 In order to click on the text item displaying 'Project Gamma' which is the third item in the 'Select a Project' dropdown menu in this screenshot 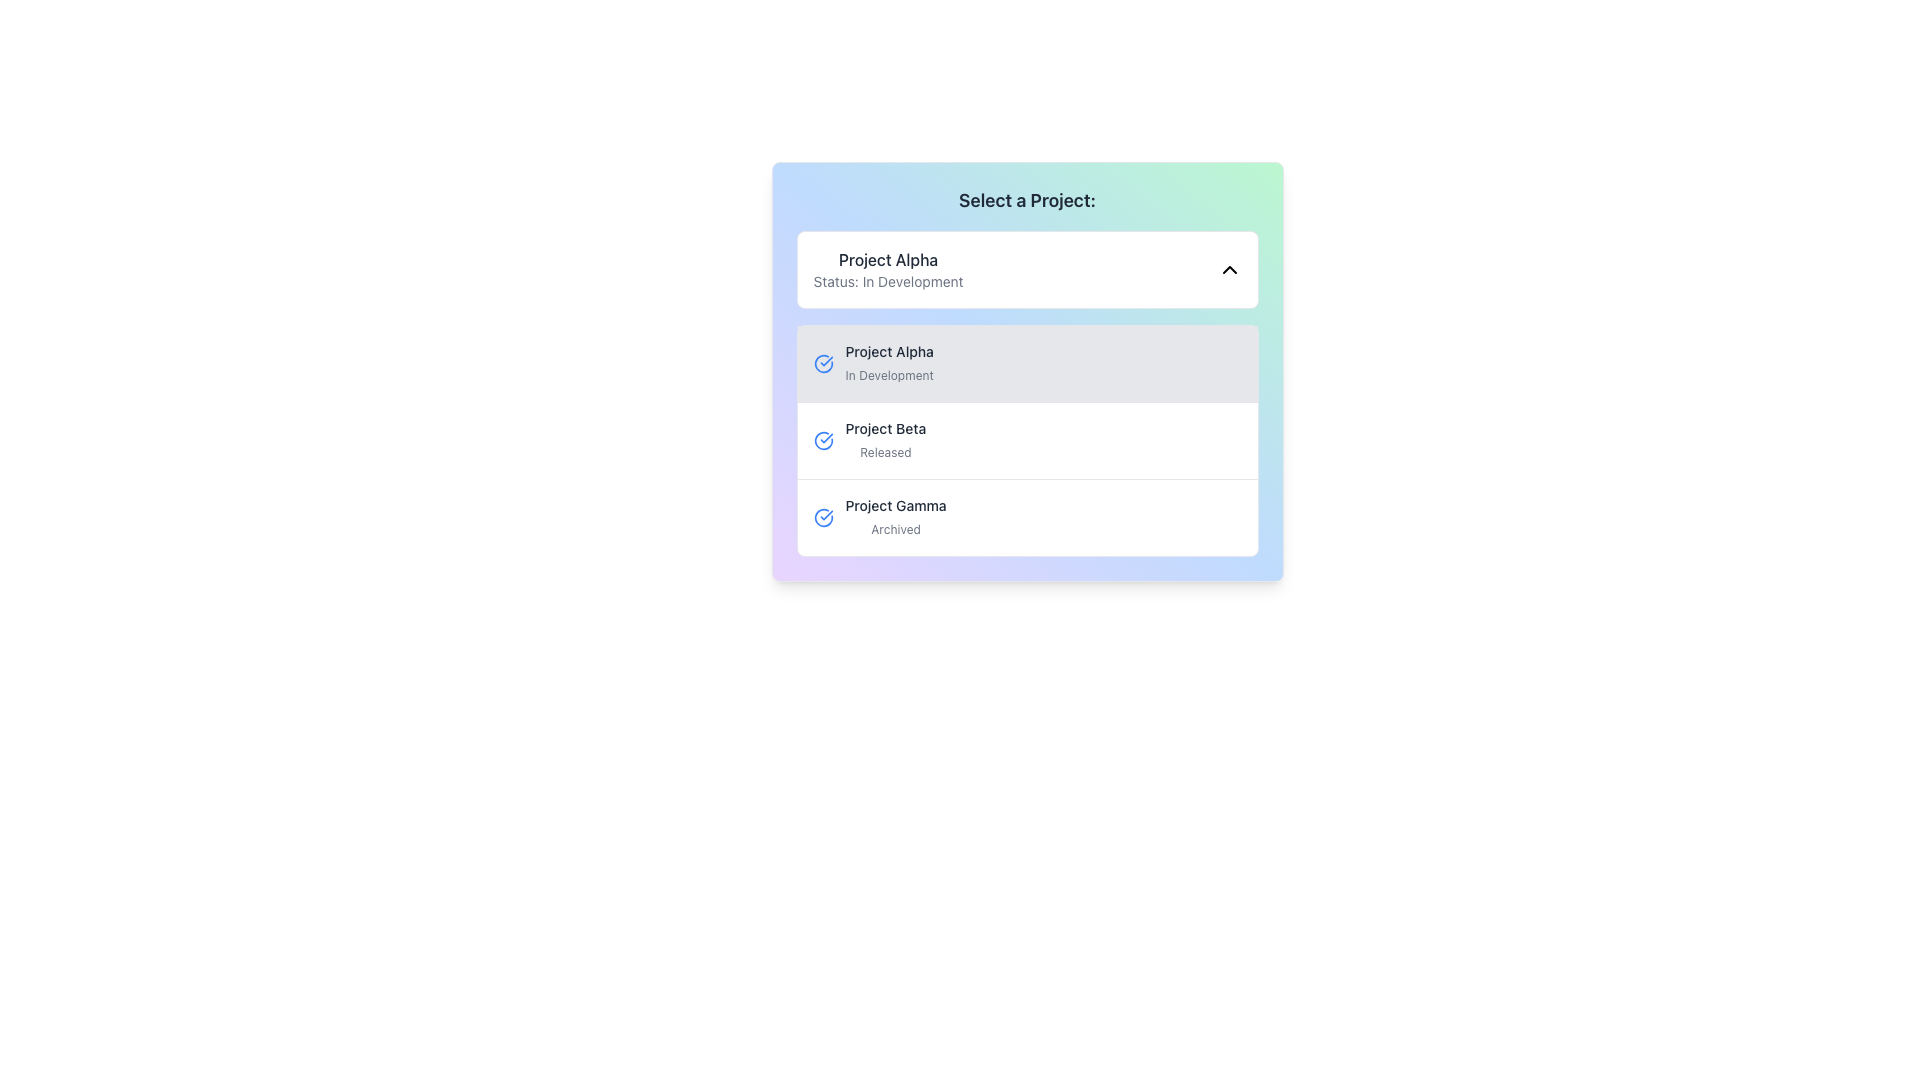, I will do `click(895, 516)`.